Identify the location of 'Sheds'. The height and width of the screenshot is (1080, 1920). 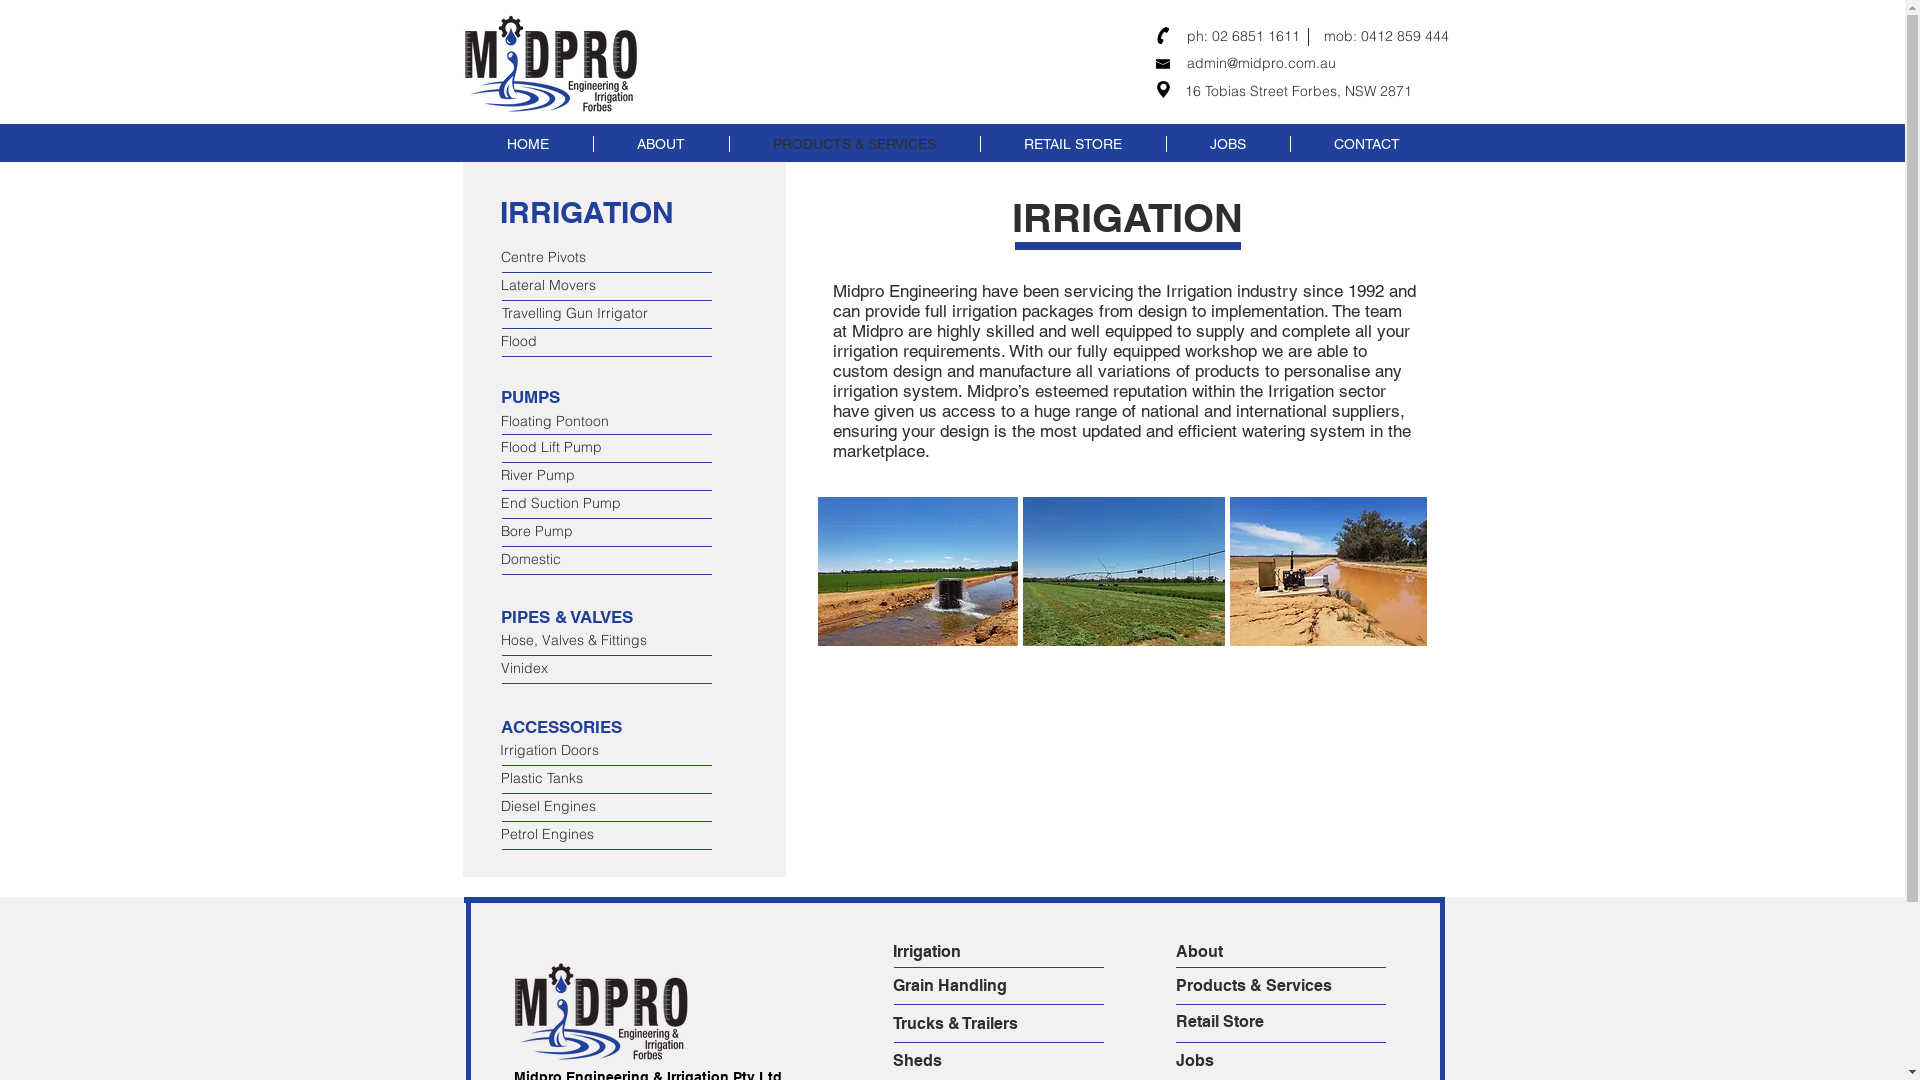
(963, 1060).